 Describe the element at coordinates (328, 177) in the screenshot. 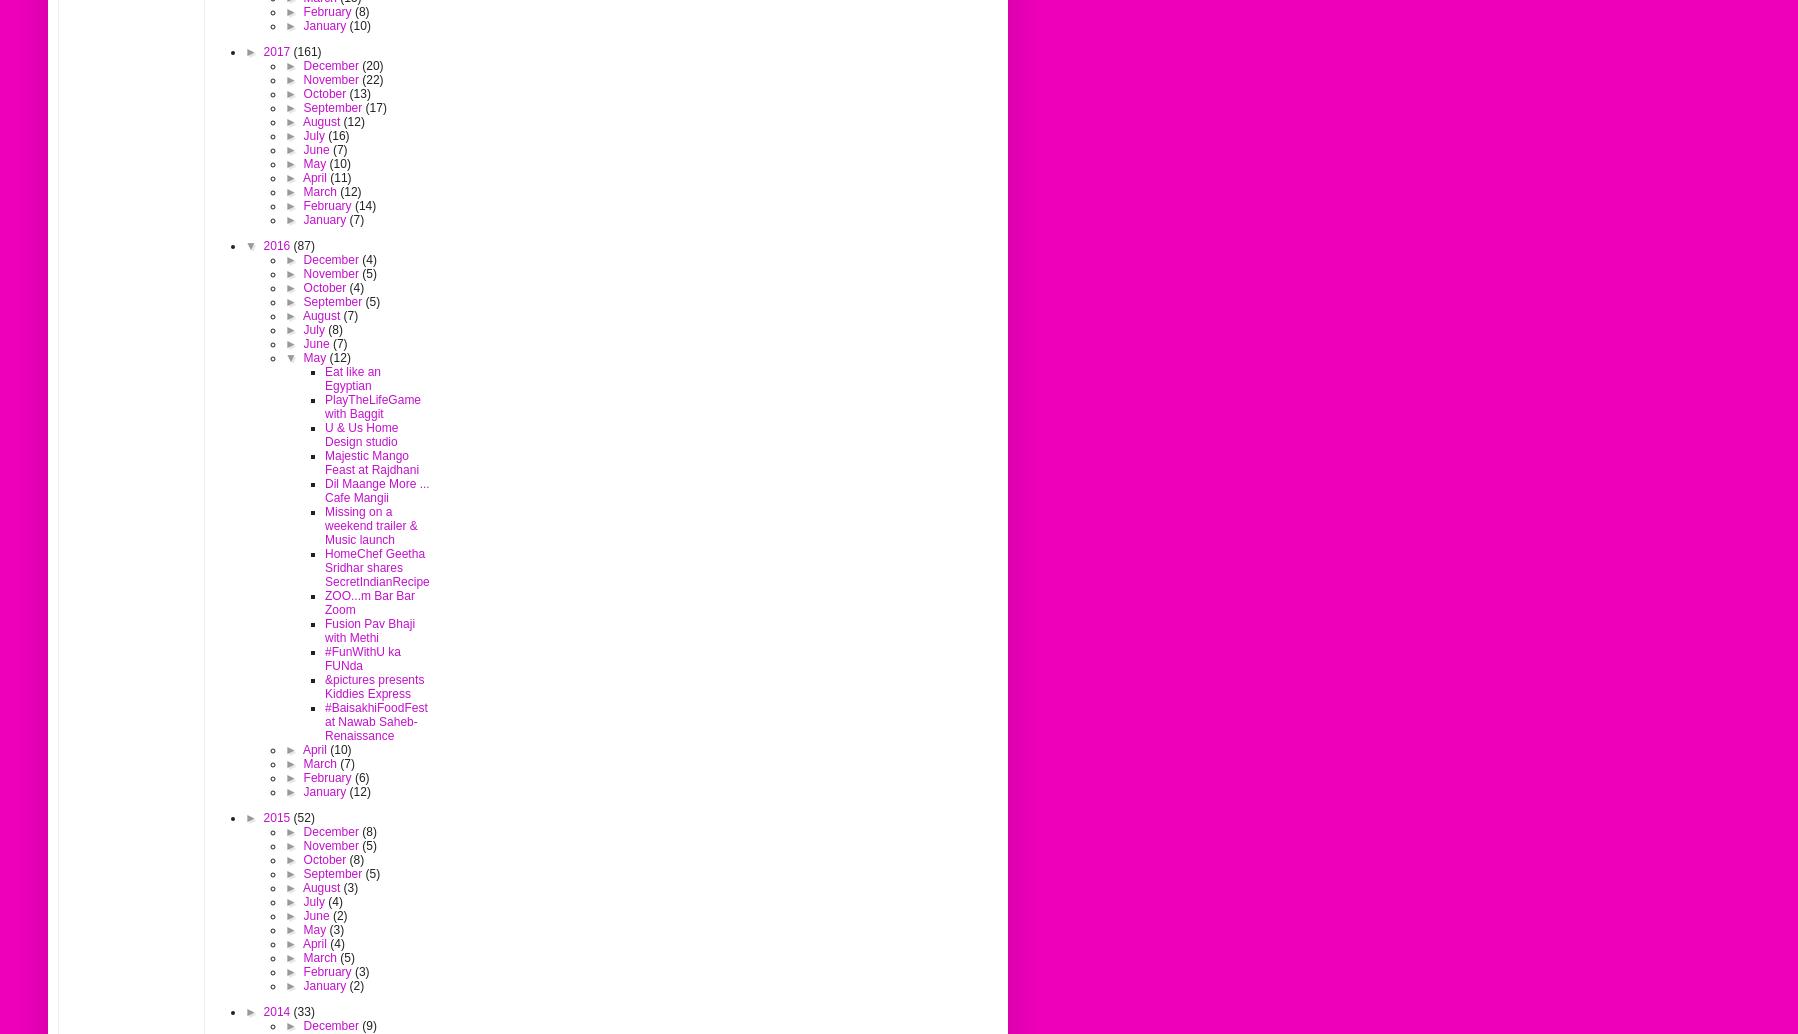

I see `'(11)'` at that location.